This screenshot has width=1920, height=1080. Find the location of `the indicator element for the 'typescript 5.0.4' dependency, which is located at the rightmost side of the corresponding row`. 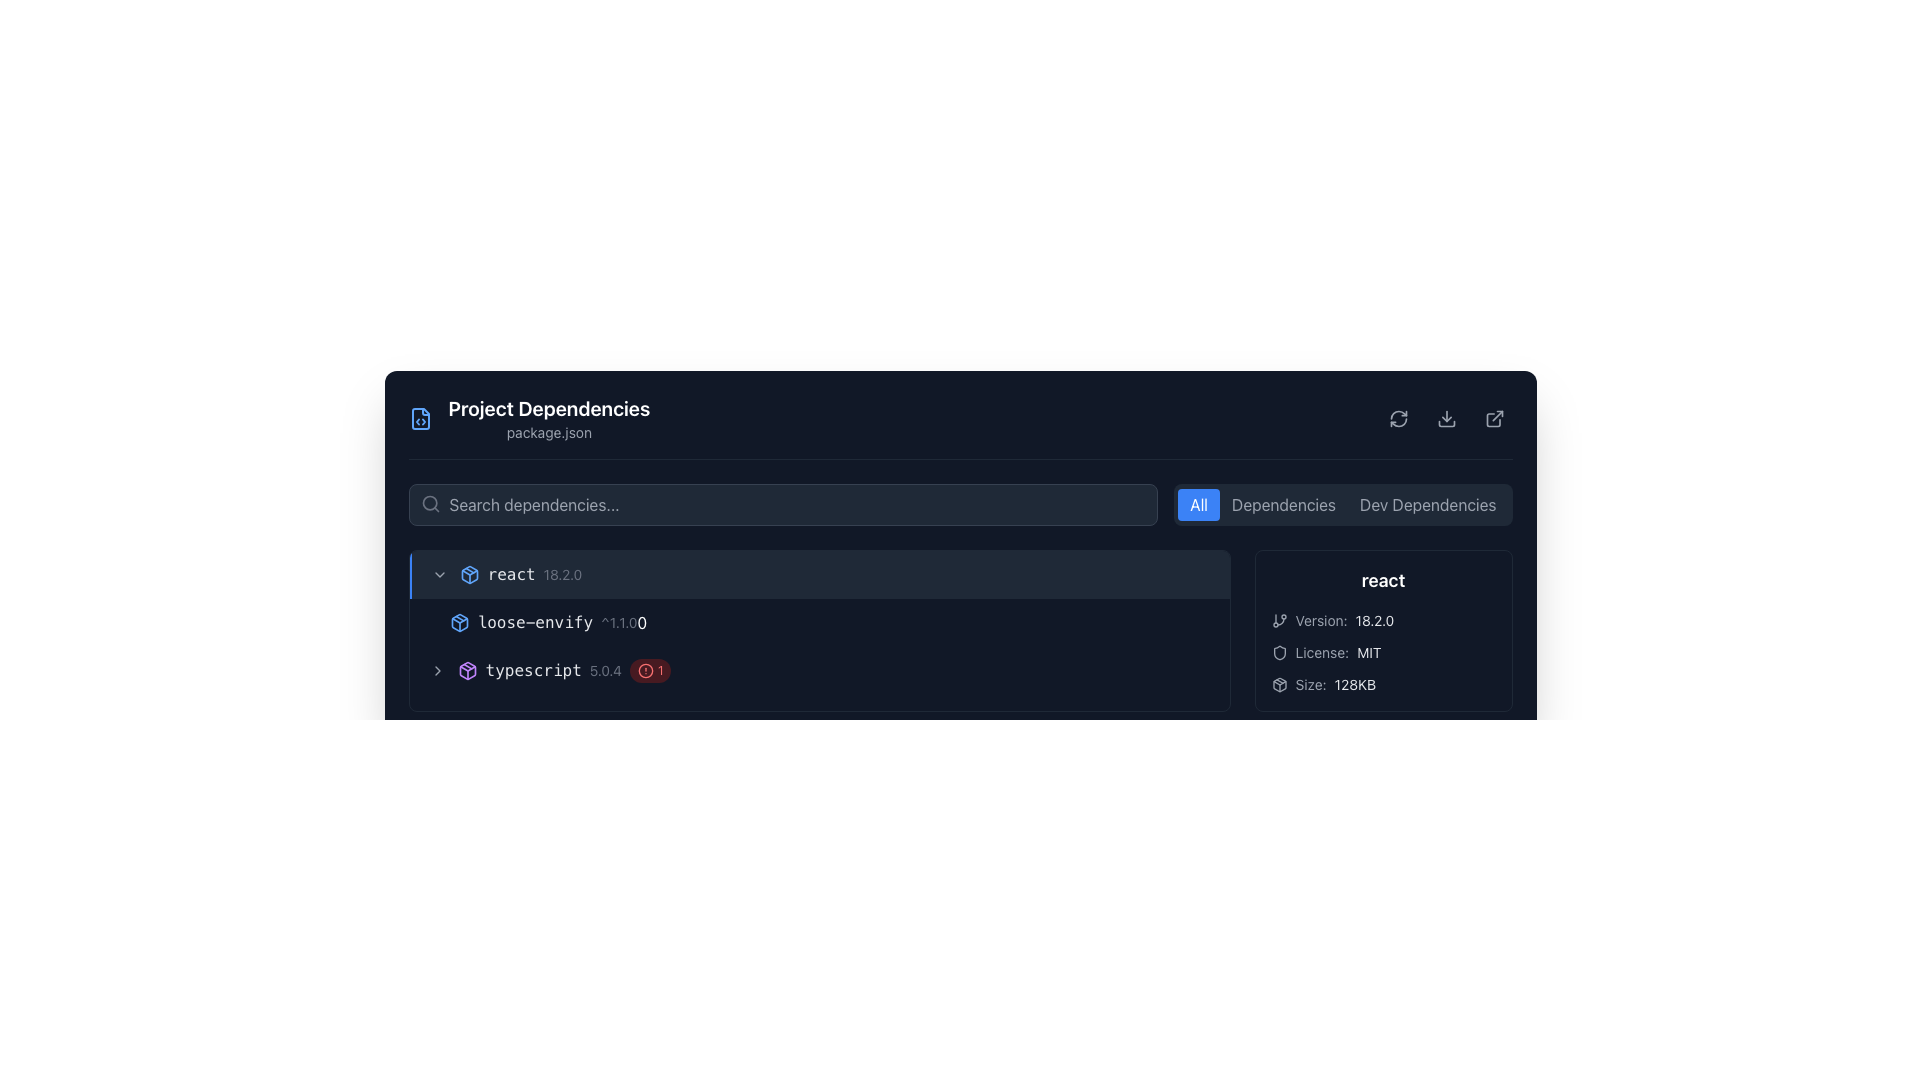

the indicator element for the 'typescript 5.0.4' dependency, which is located at the rightmost side of the corresponding row is located at coordinates (650, 671).